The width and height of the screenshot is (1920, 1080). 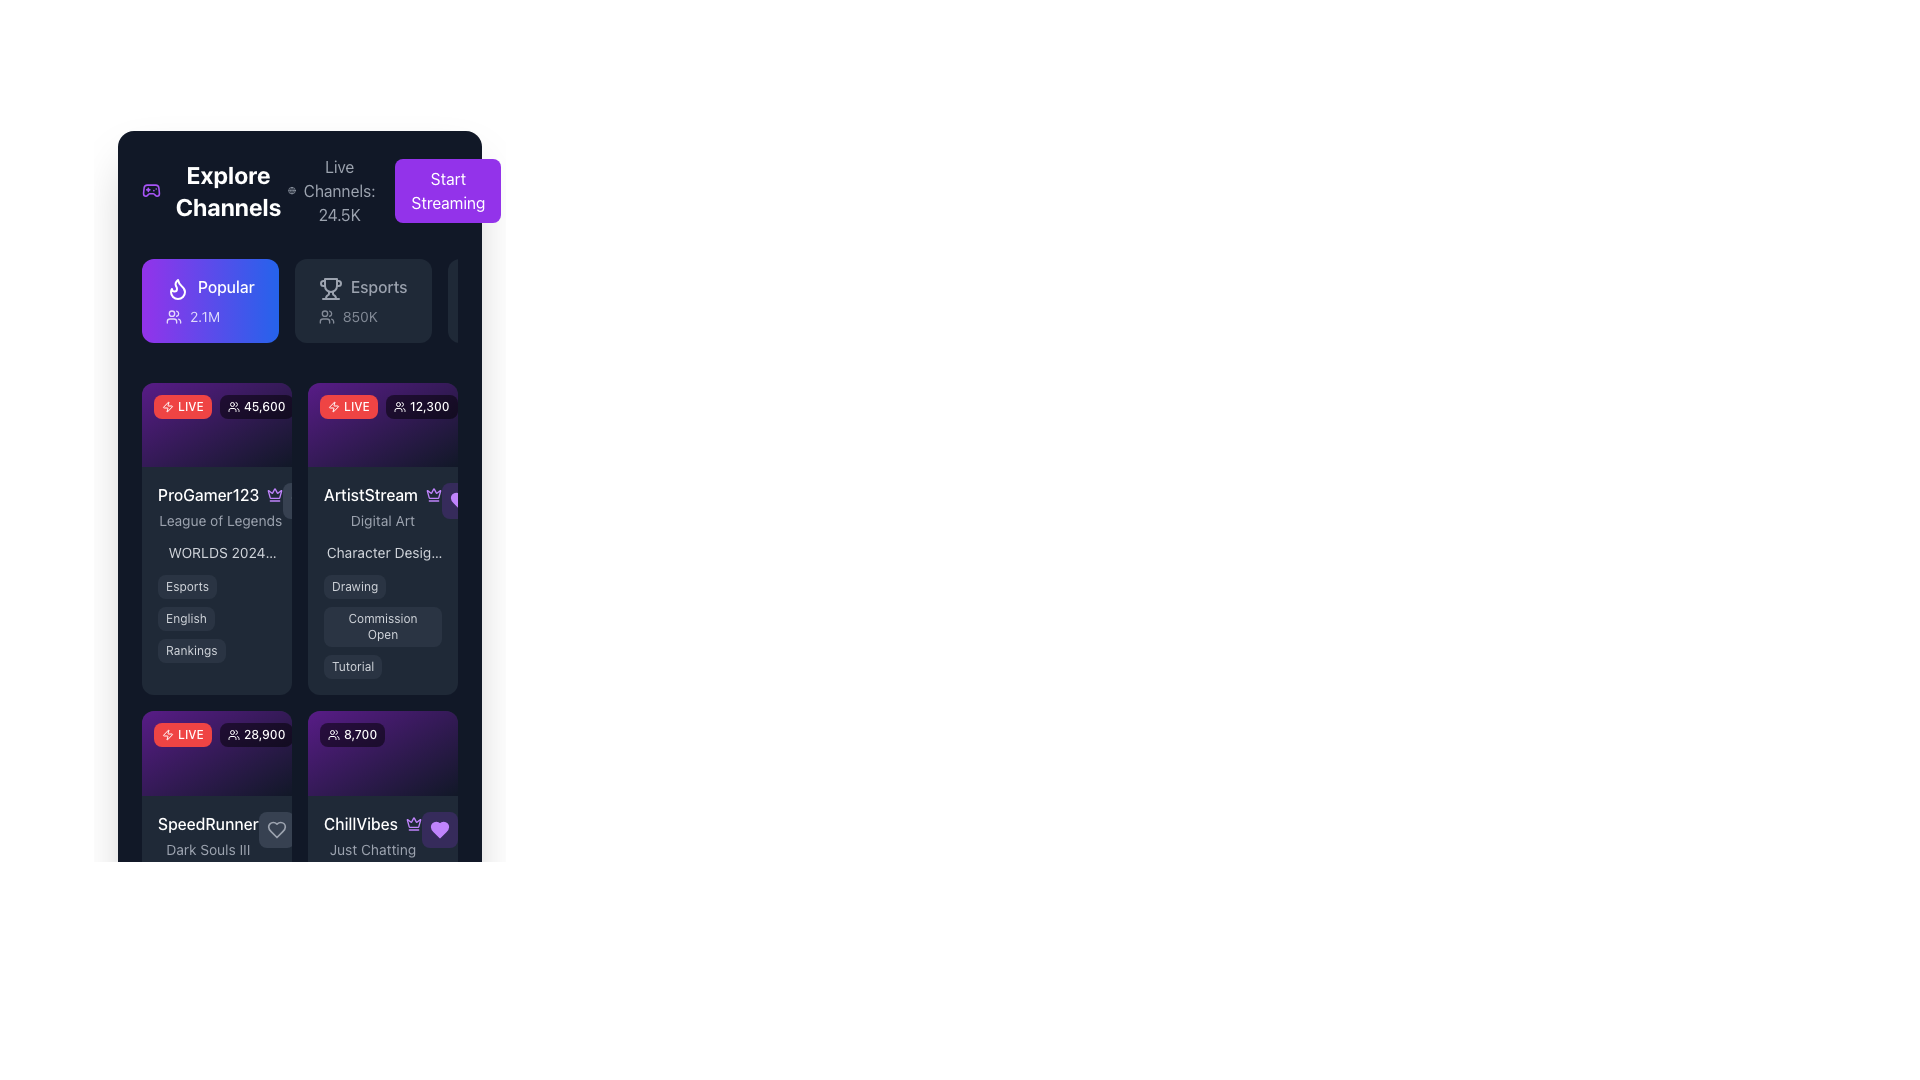 What do you see at coordinates (226, 286) in the screenshot?
I see `the text label indicating the category or section labeled 'Popular', which is located to the right of a flame icon and above the numerical value (2.1M) in the first section of options under 'Explore Channels'` at bounding box center [226, 286].